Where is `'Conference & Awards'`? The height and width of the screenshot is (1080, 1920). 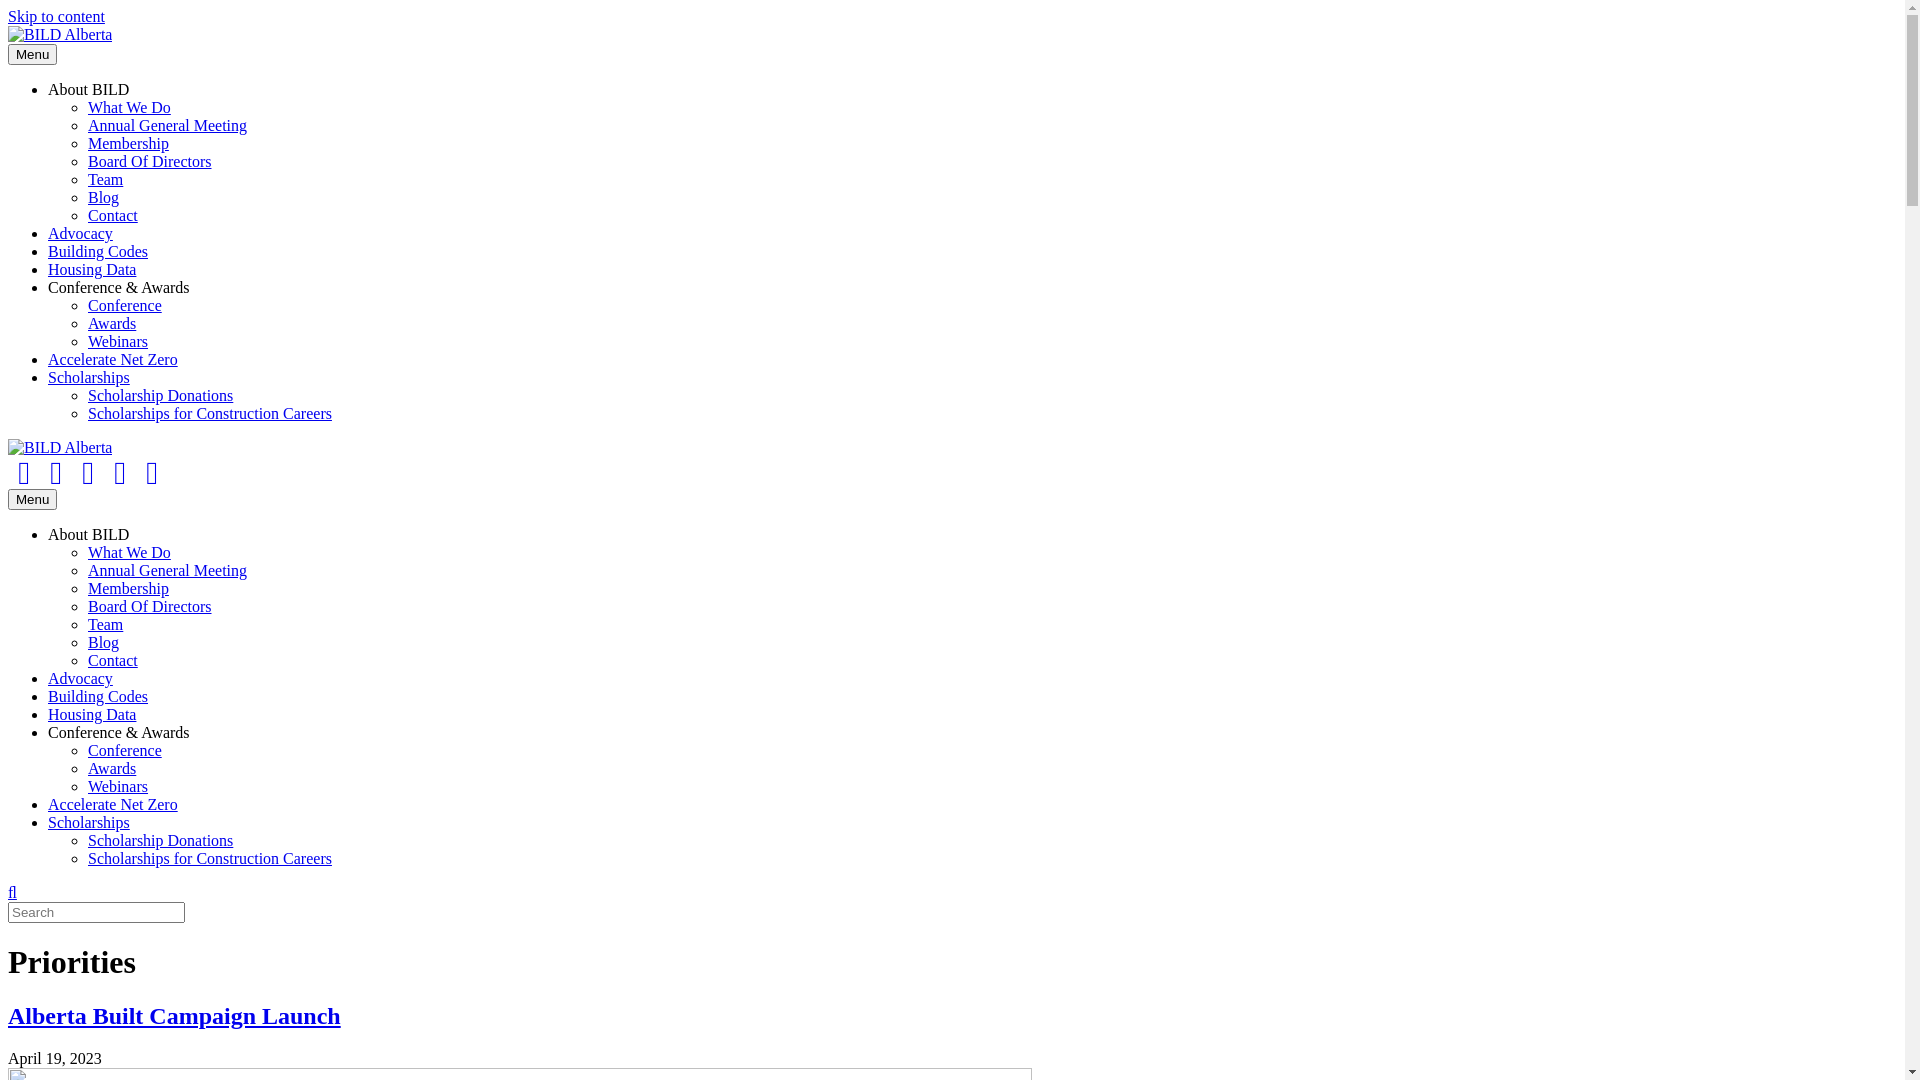 'Conference & Awards' is located at coordinates (118, 732).